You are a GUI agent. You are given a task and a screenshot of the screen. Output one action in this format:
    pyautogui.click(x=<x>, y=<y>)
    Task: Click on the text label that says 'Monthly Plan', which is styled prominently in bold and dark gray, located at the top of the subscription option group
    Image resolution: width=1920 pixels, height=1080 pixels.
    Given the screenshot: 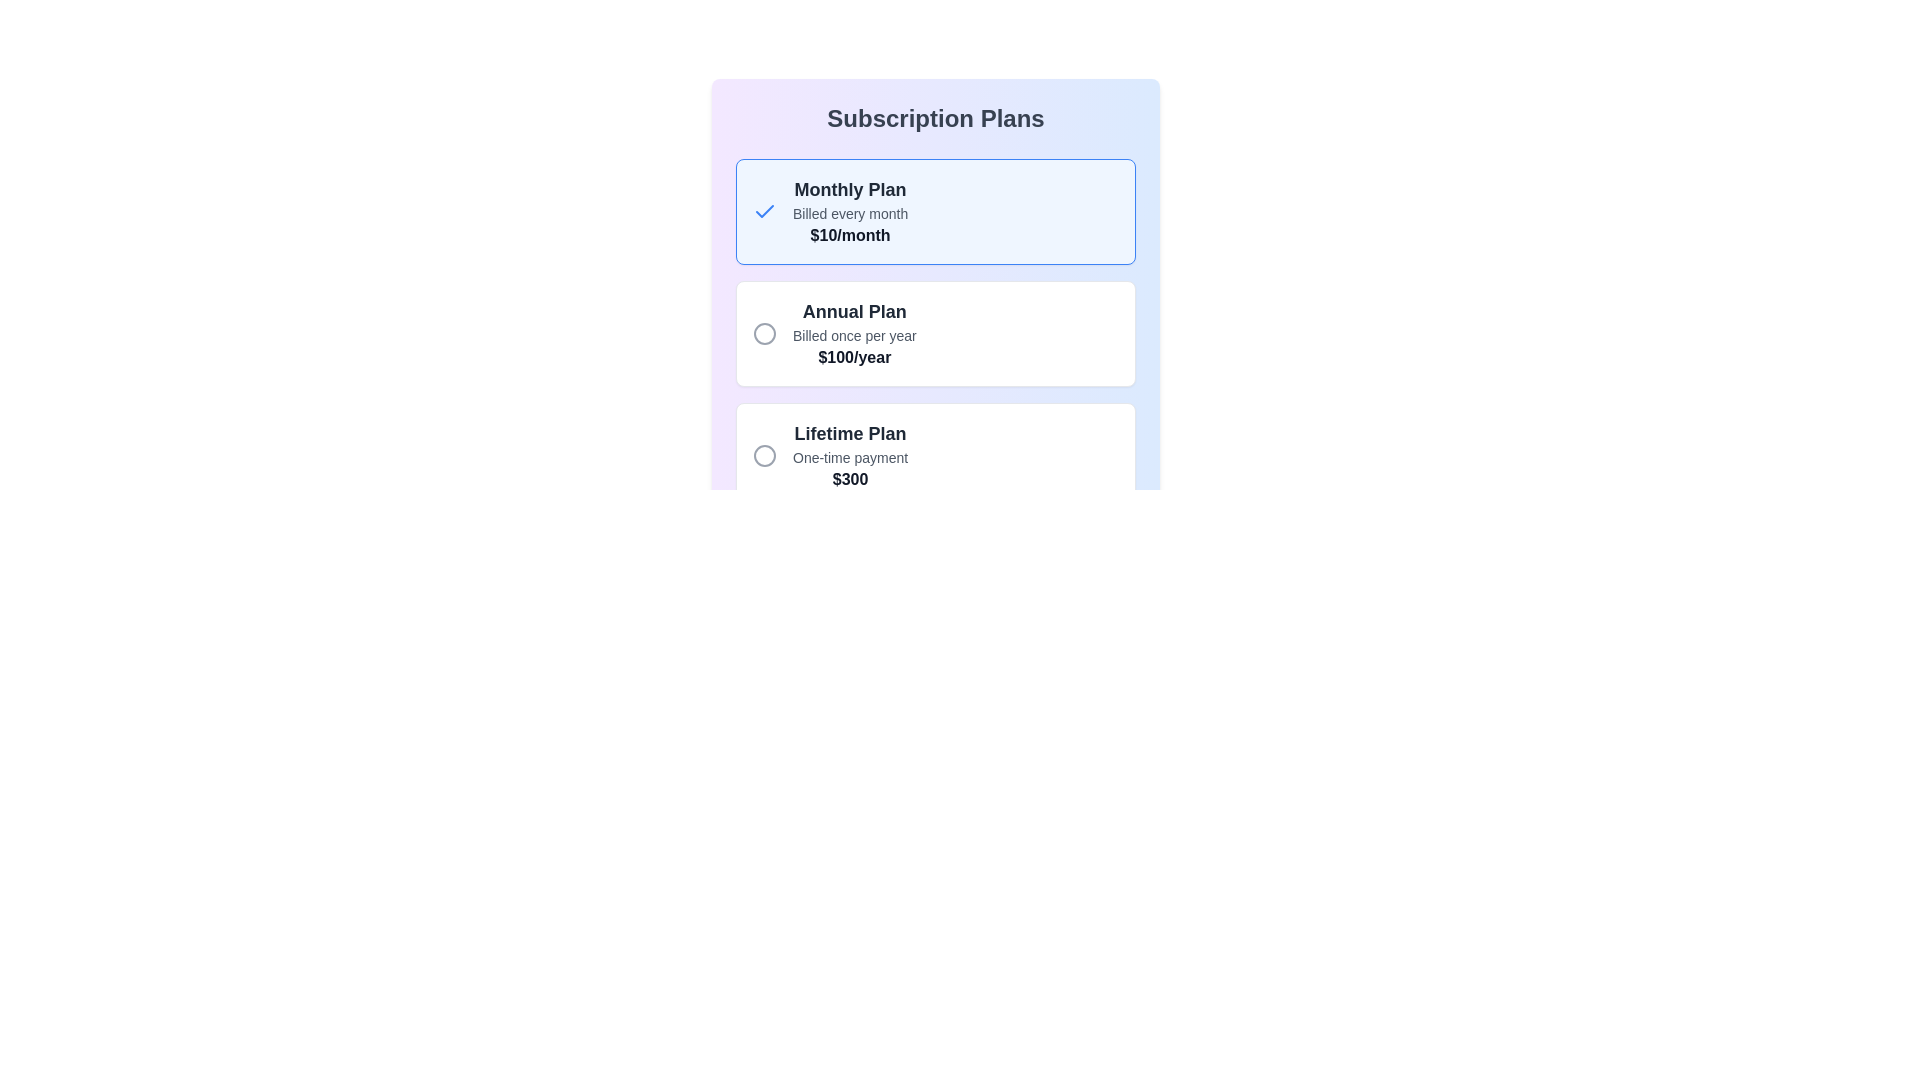 What is the action you would take?
    pyautogui.click(x=850, y=189)
    